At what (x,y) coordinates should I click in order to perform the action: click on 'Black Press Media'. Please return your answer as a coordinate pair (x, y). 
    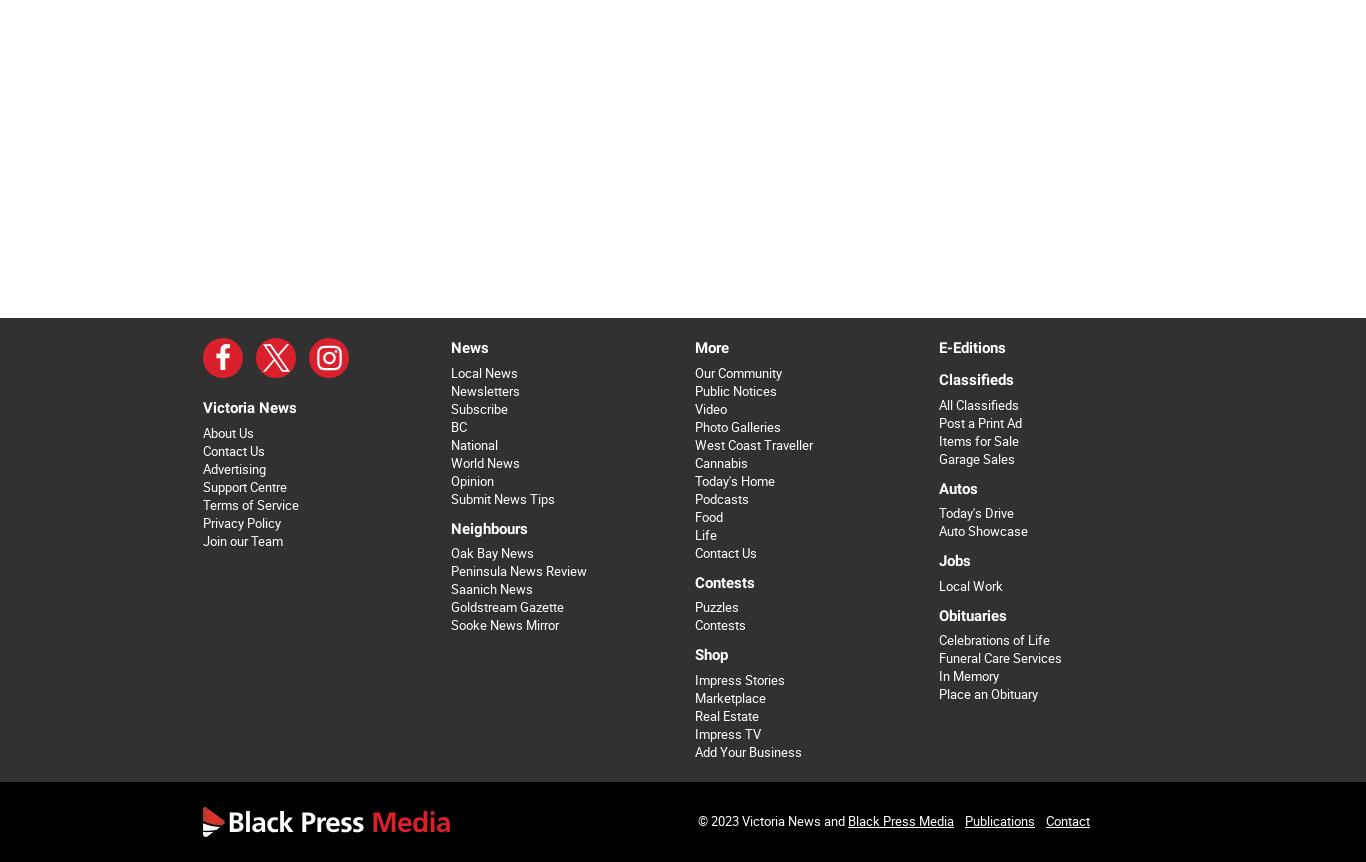
    Looking at the image, I should click on (847, 819).